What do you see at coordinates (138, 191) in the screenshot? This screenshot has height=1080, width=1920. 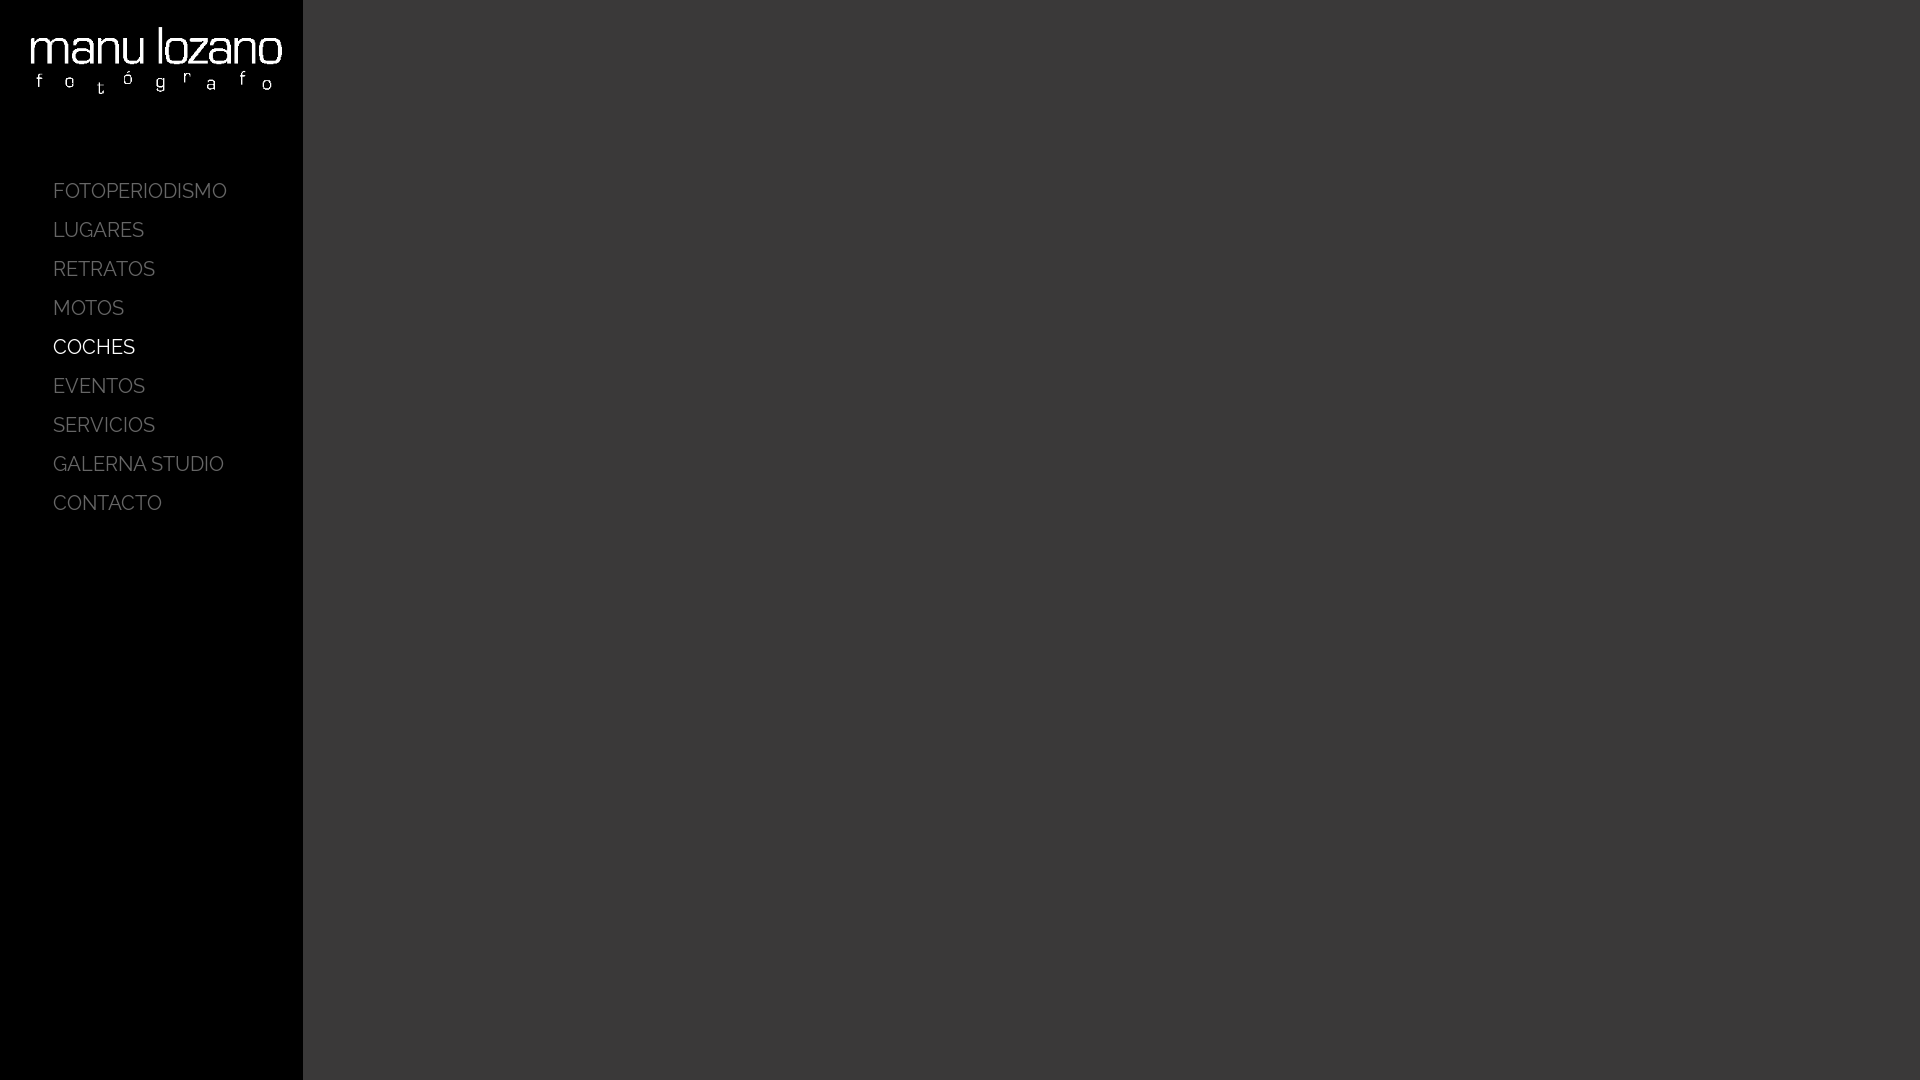 I see `'FOTOPERIODISMO'` at bounding box center [138, 191].